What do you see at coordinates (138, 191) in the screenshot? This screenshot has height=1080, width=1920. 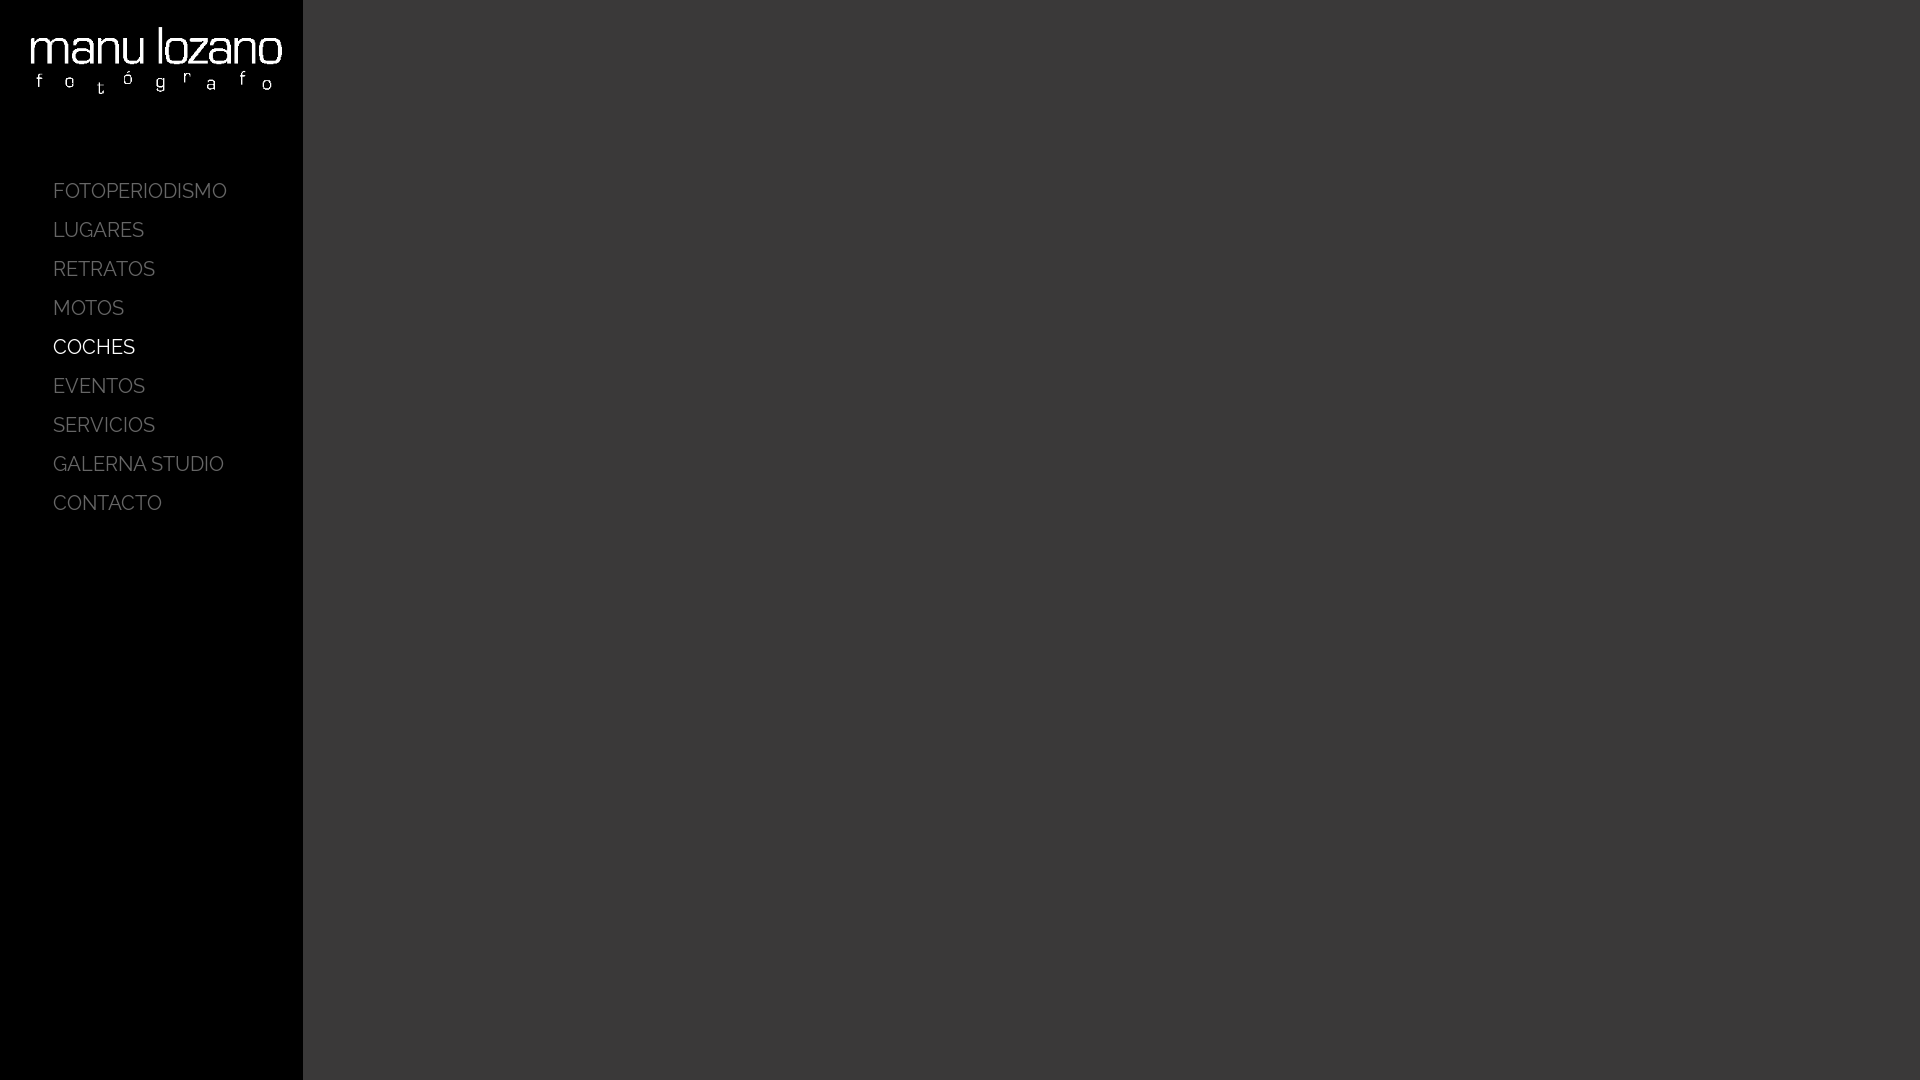 I see `'FOTOPERIODISMO'` at bounding box center [138, 191].